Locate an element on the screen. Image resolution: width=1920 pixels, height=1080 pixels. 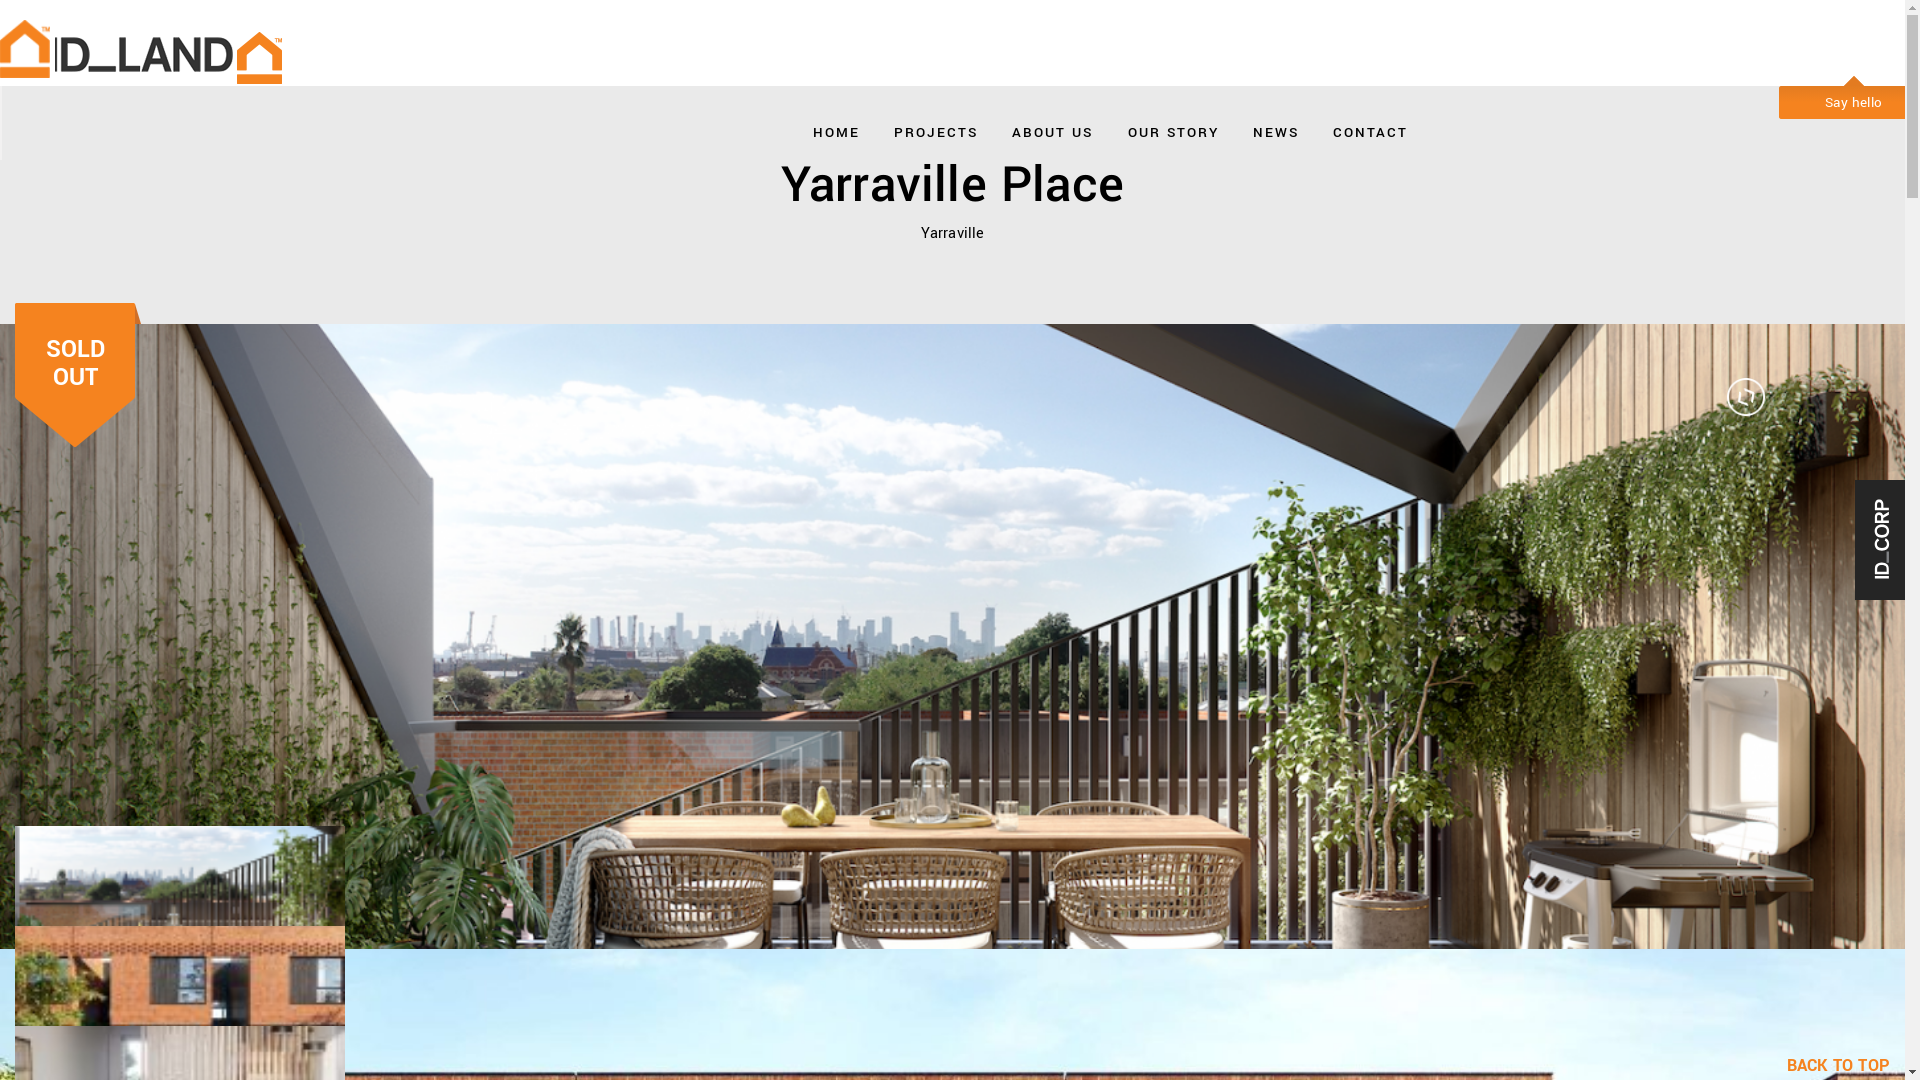
'OUR STORY' is located at coordinates (1128, 127).